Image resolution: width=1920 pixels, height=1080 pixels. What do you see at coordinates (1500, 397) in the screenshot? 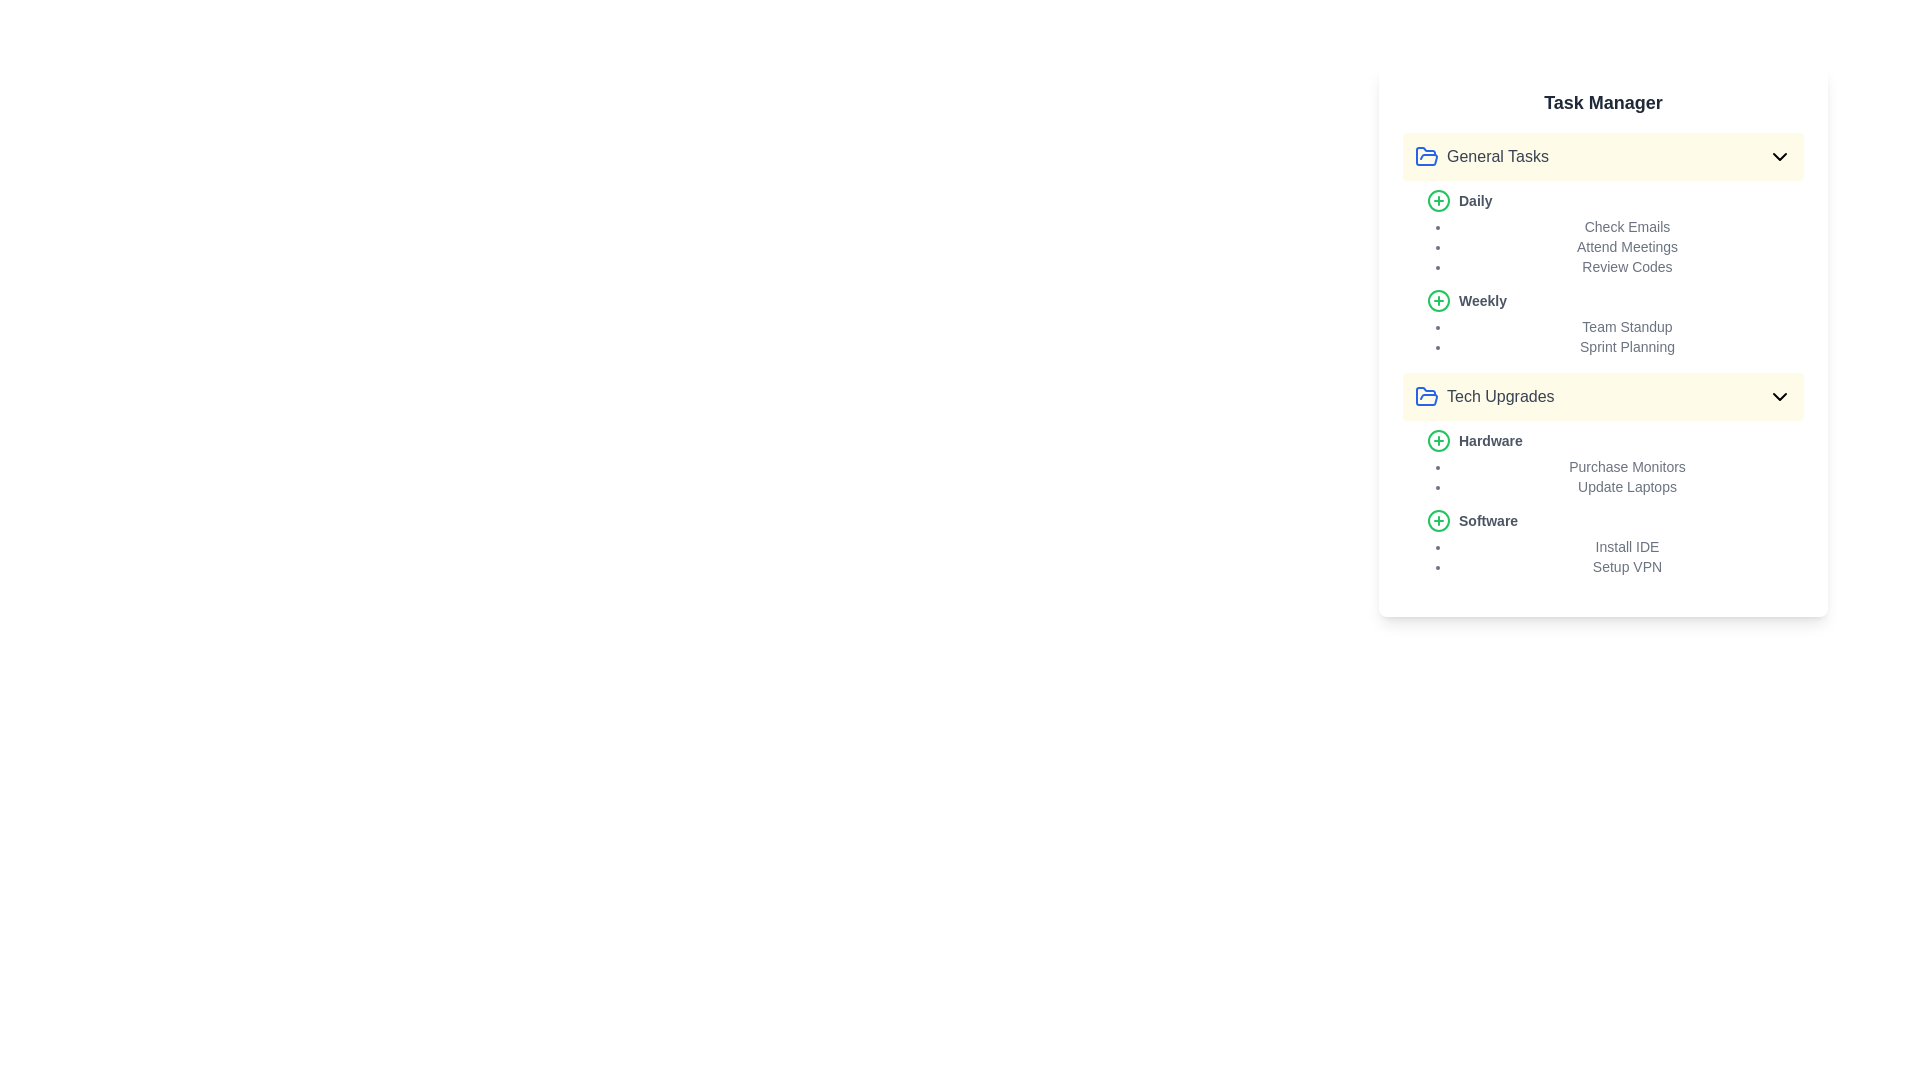
I see `'Tech Upgrades' text label which is a medium-weight gray font aligned to the right of a blue-tinted folder icon within a light yellow-highlighted section under 'General Tasks'` at bounding box center [1500, 397].